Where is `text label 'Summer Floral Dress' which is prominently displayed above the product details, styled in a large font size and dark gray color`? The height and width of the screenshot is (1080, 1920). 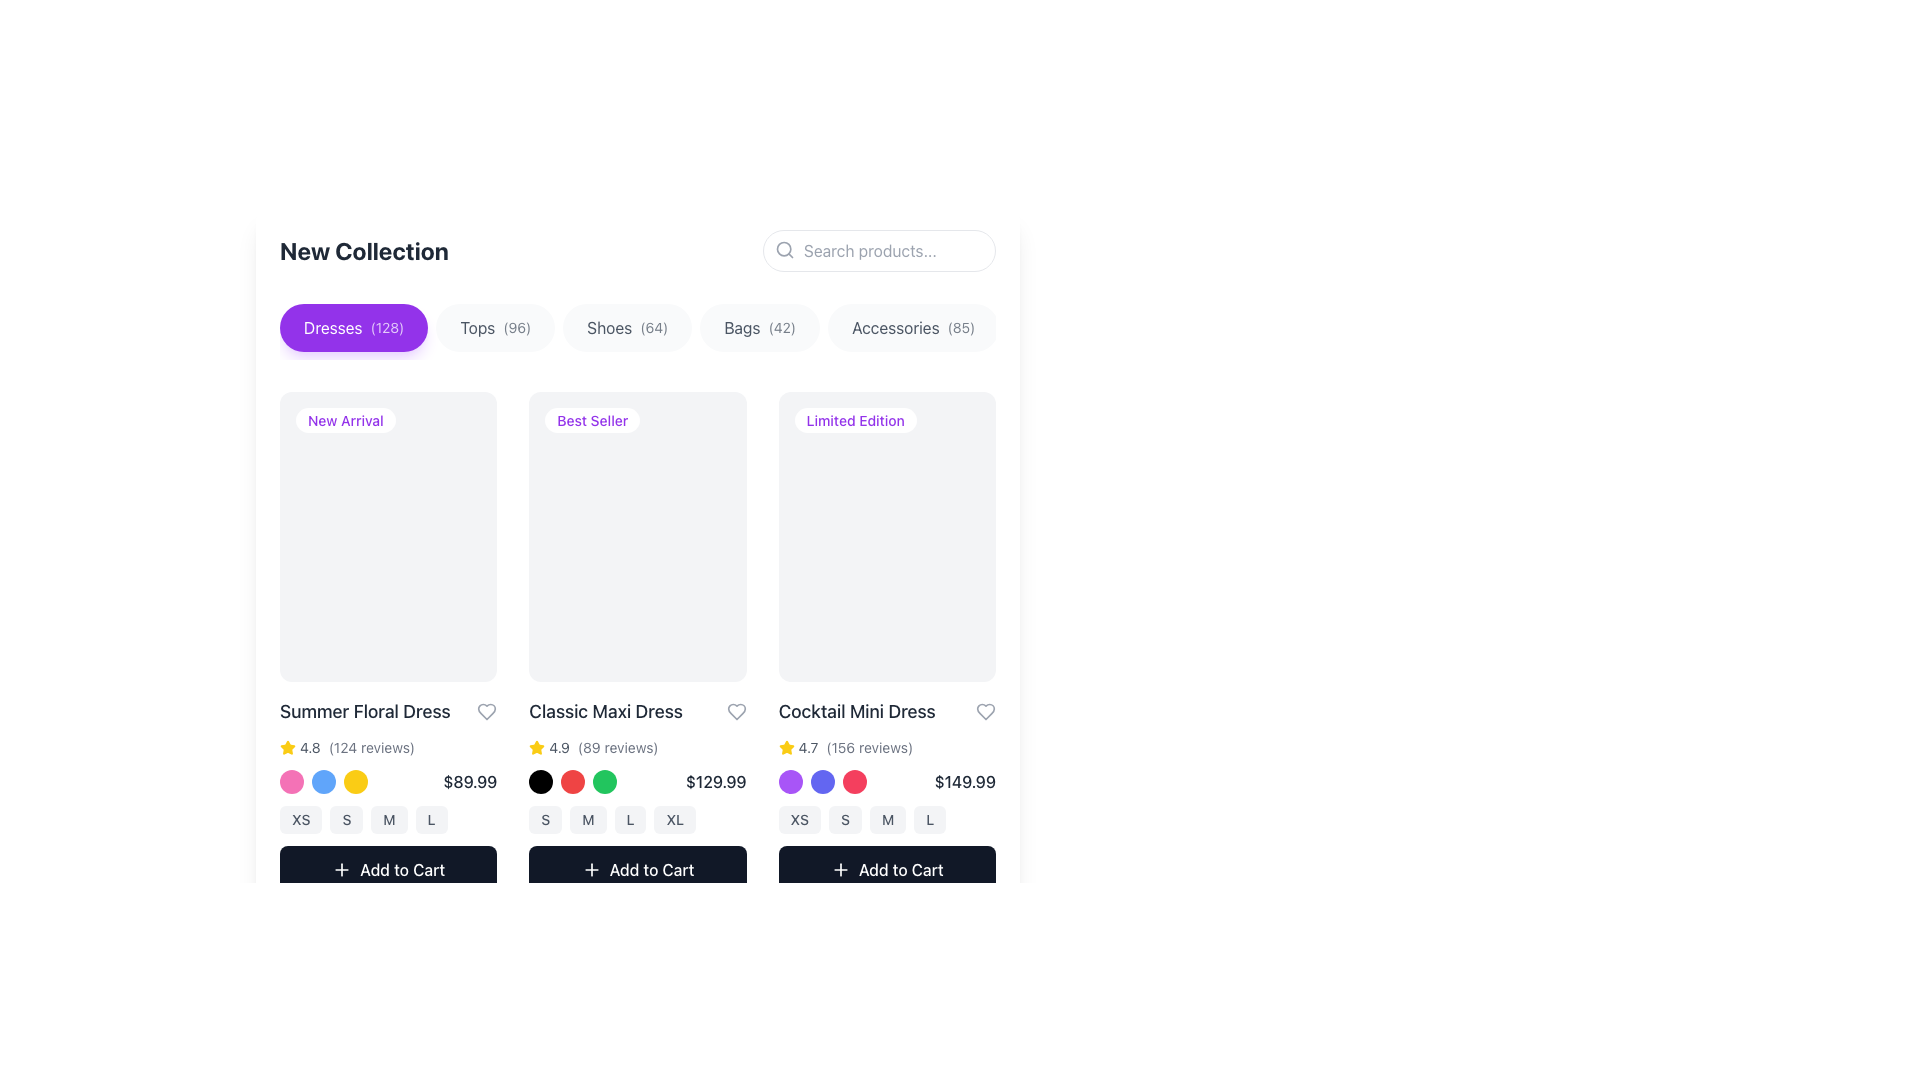
text label 'Summer Floral Dress' which is prominently displayed above the product details, styled in a large font size and dark gray color is located at coordinates (365, 710).